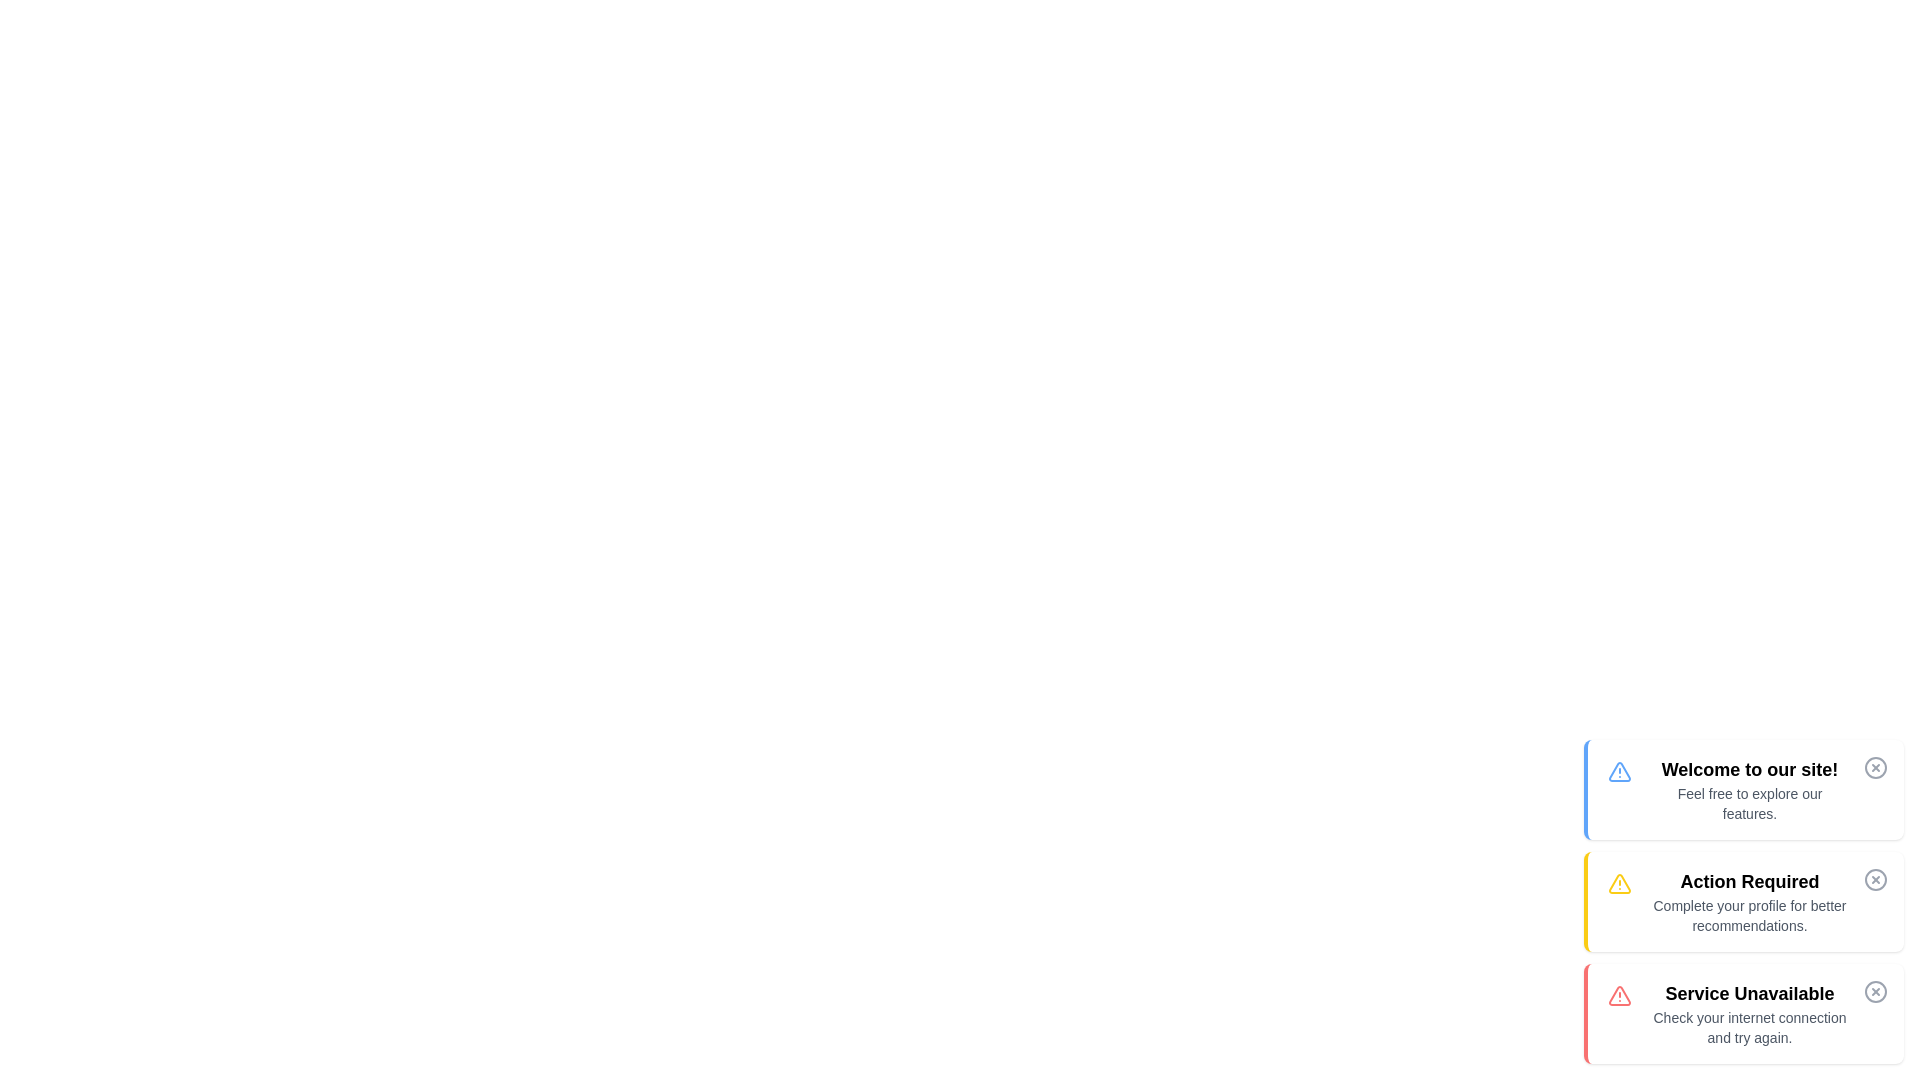 The height and width of the screenshot is (1080, 1920). Describe the element at coordinates (1620, 770) in the screenshot. I see `the blue-outlined triangle icon with a circular exclamation mark in the center, which represents the alert labeled 'Welcome to our site!'` at that location.